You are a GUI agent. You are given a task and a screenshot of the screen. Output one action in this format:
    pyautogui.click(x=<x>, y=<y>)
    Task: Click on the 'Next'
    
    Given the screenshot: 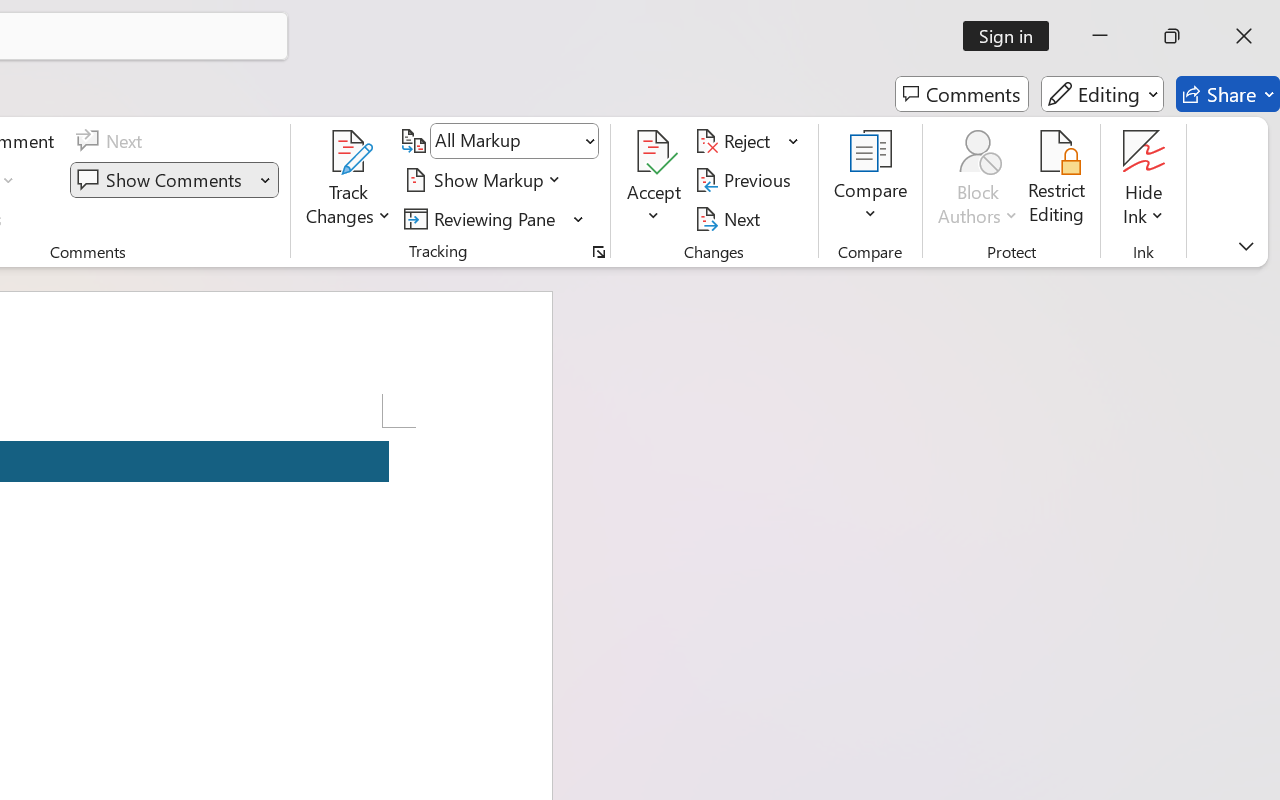 What is the action you would take?
    pyautogui.click(x=729, y=218)
    